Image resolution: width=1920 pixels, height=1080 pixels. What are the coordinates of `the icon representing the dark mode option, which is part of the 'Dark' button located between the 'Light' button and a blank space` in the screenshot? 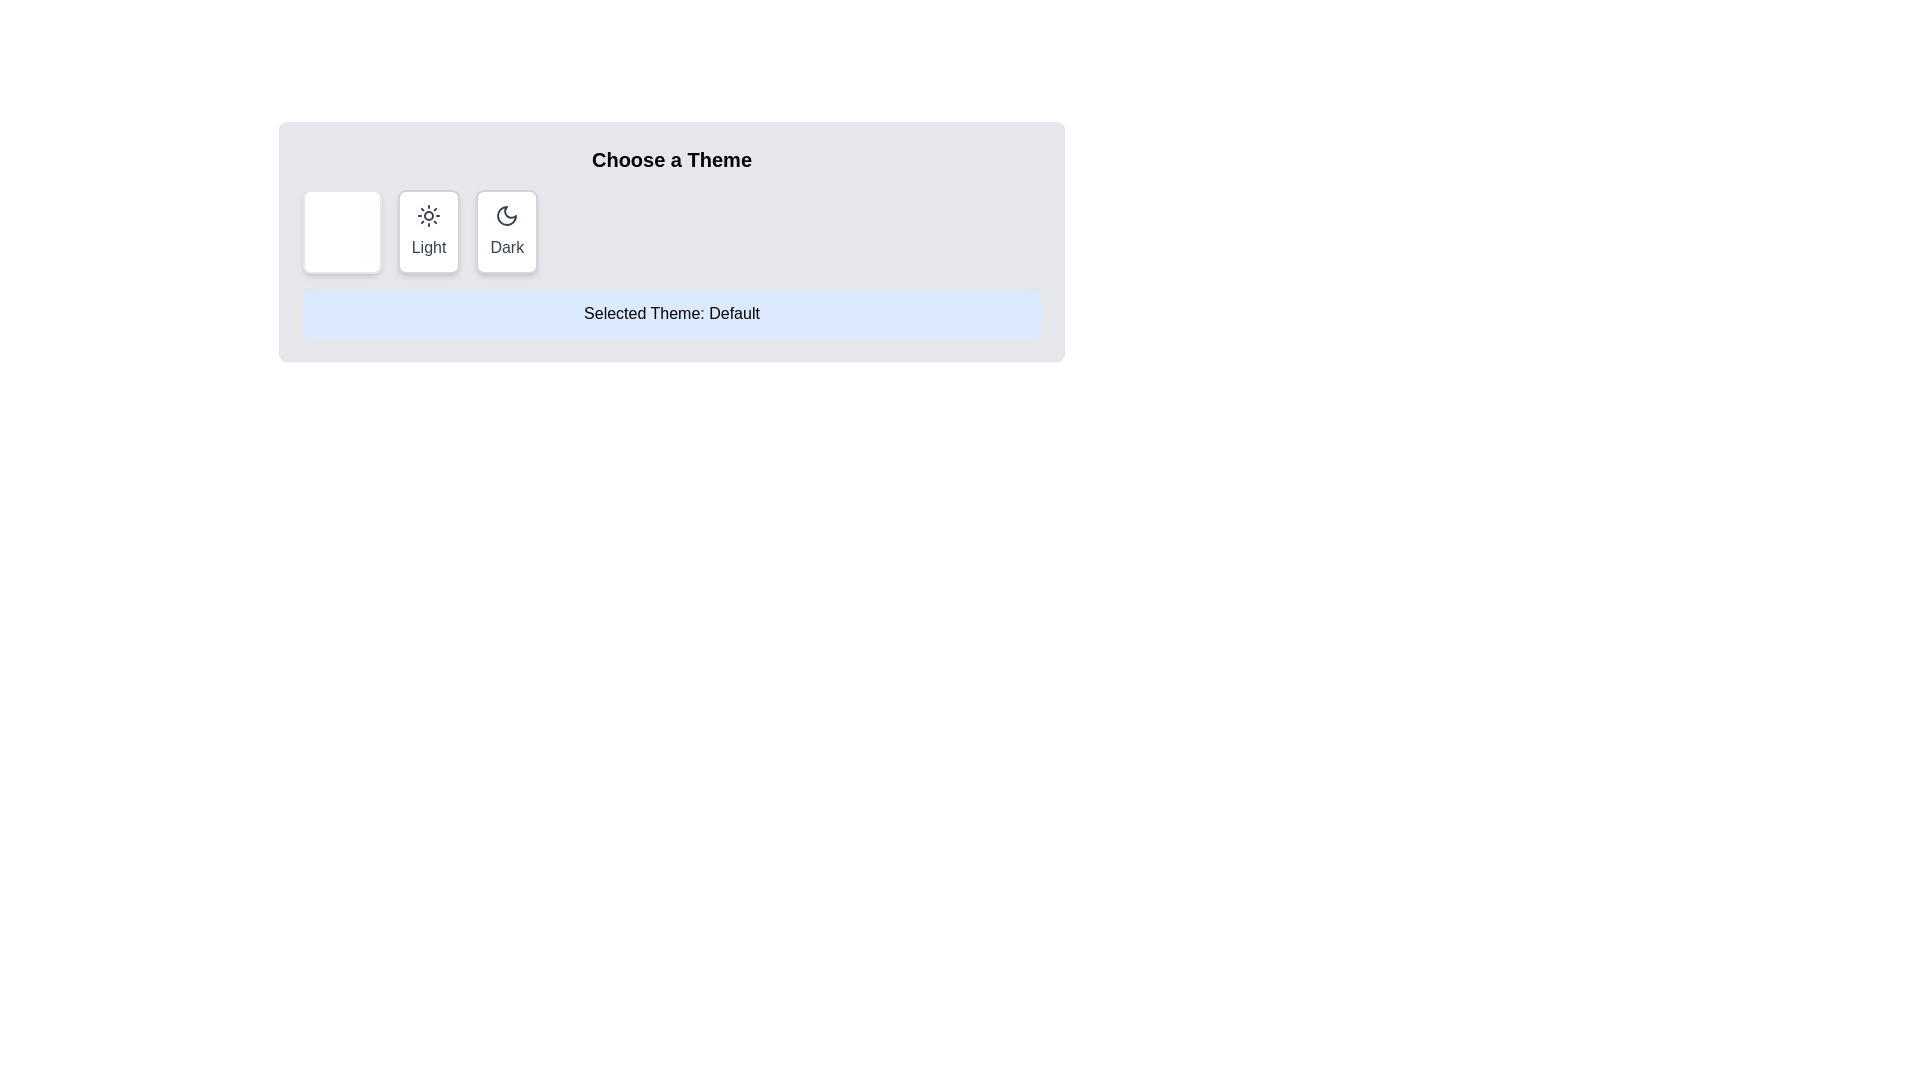 It's located at (507, 216).